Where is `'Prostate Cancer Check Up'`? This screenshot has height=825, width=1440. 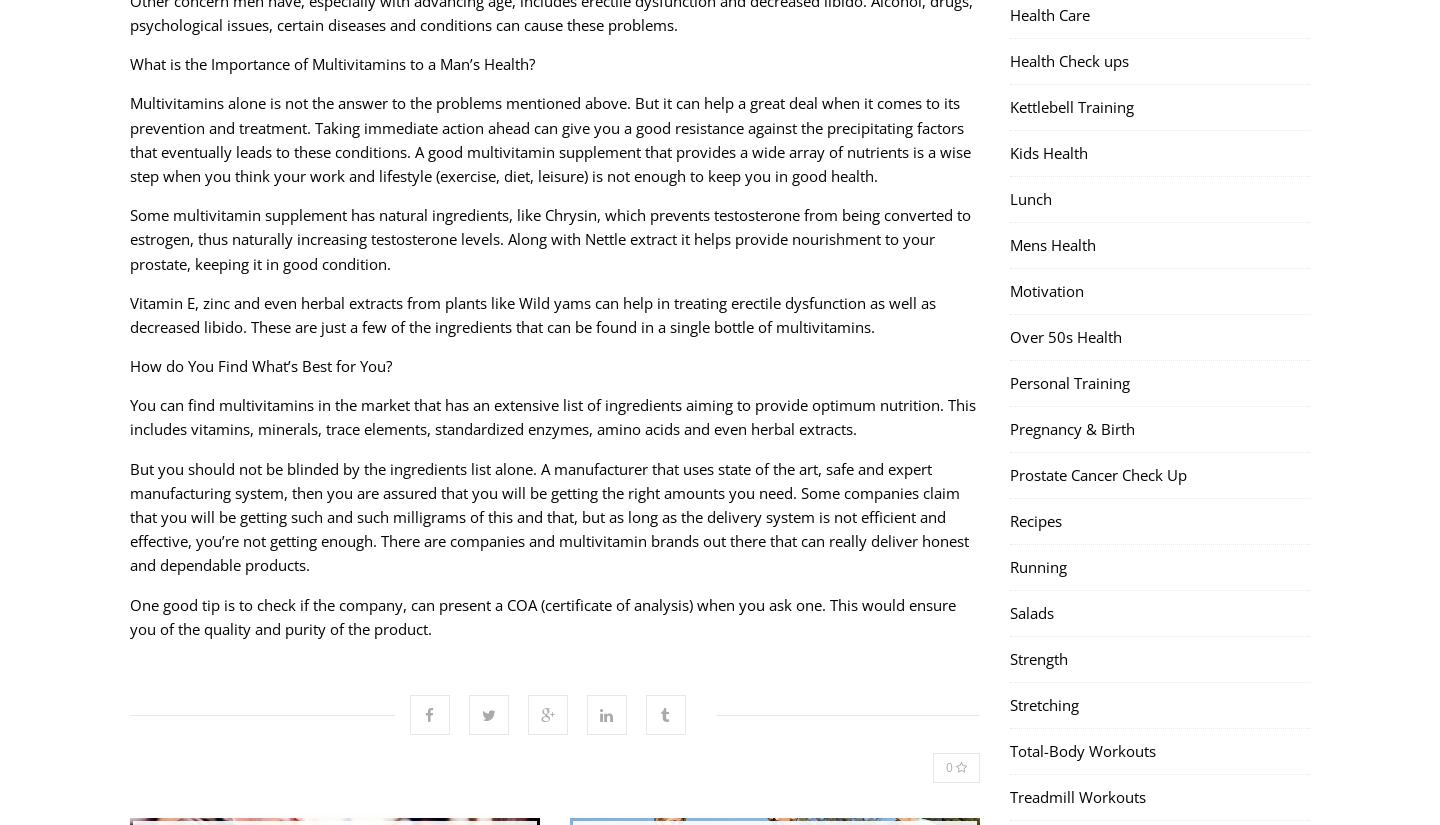
'Prostate Cancer Check Up' is located at coordinates (1097, 474).